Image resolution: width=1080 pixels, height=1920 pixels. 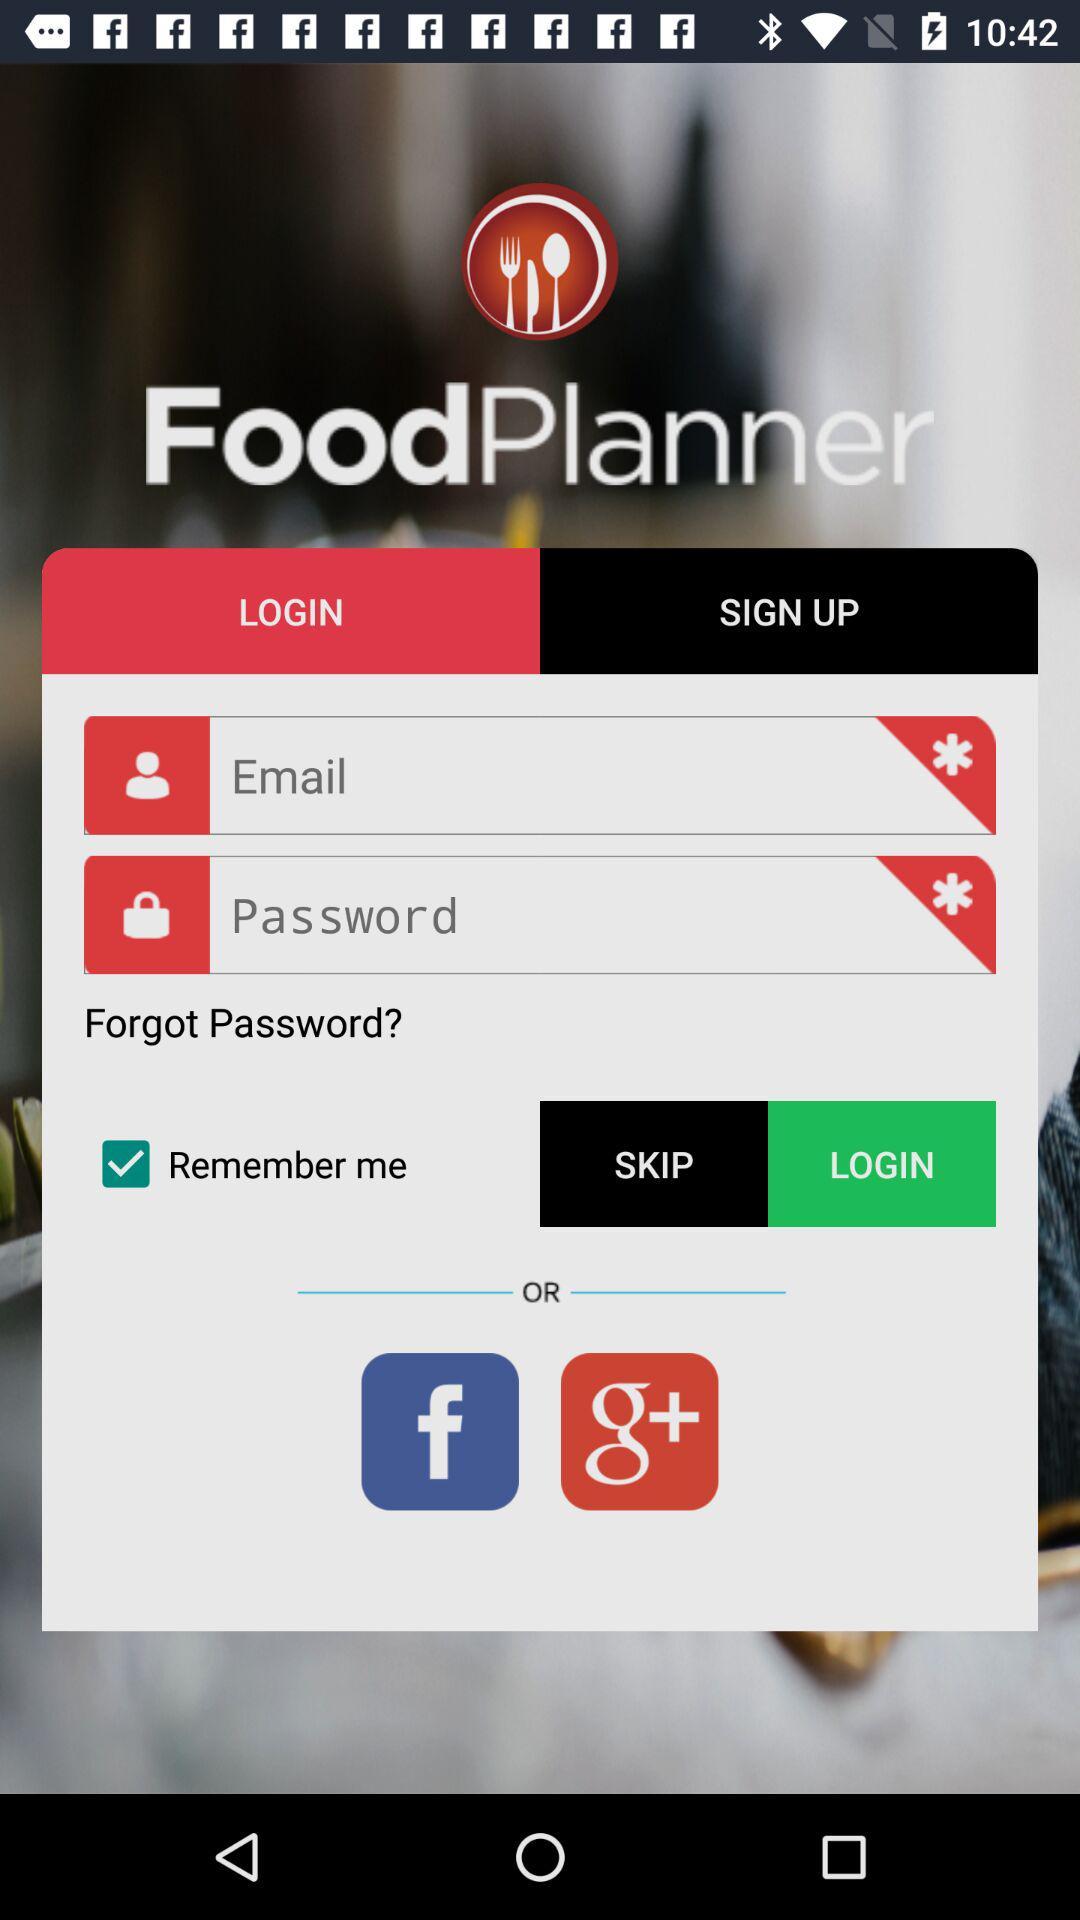 I want to click on the facebook icon, so click(x=439, y=1430).